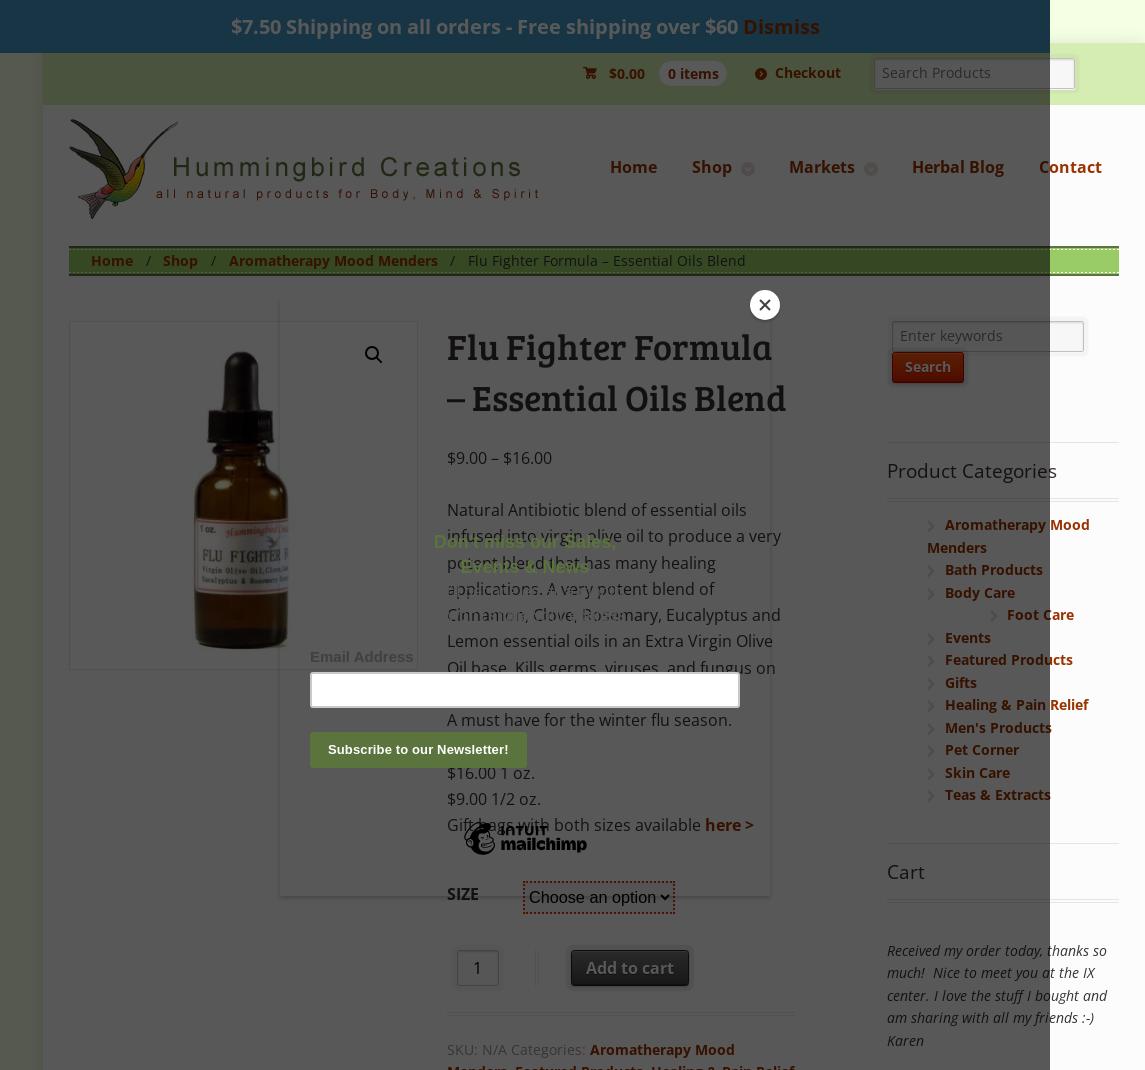 The height and width of the screenshot is (1070, 1145). What do you see at coordinates (691, 71) in the screenshot?
I see `'0 items'` at bounding box center [691, 71].